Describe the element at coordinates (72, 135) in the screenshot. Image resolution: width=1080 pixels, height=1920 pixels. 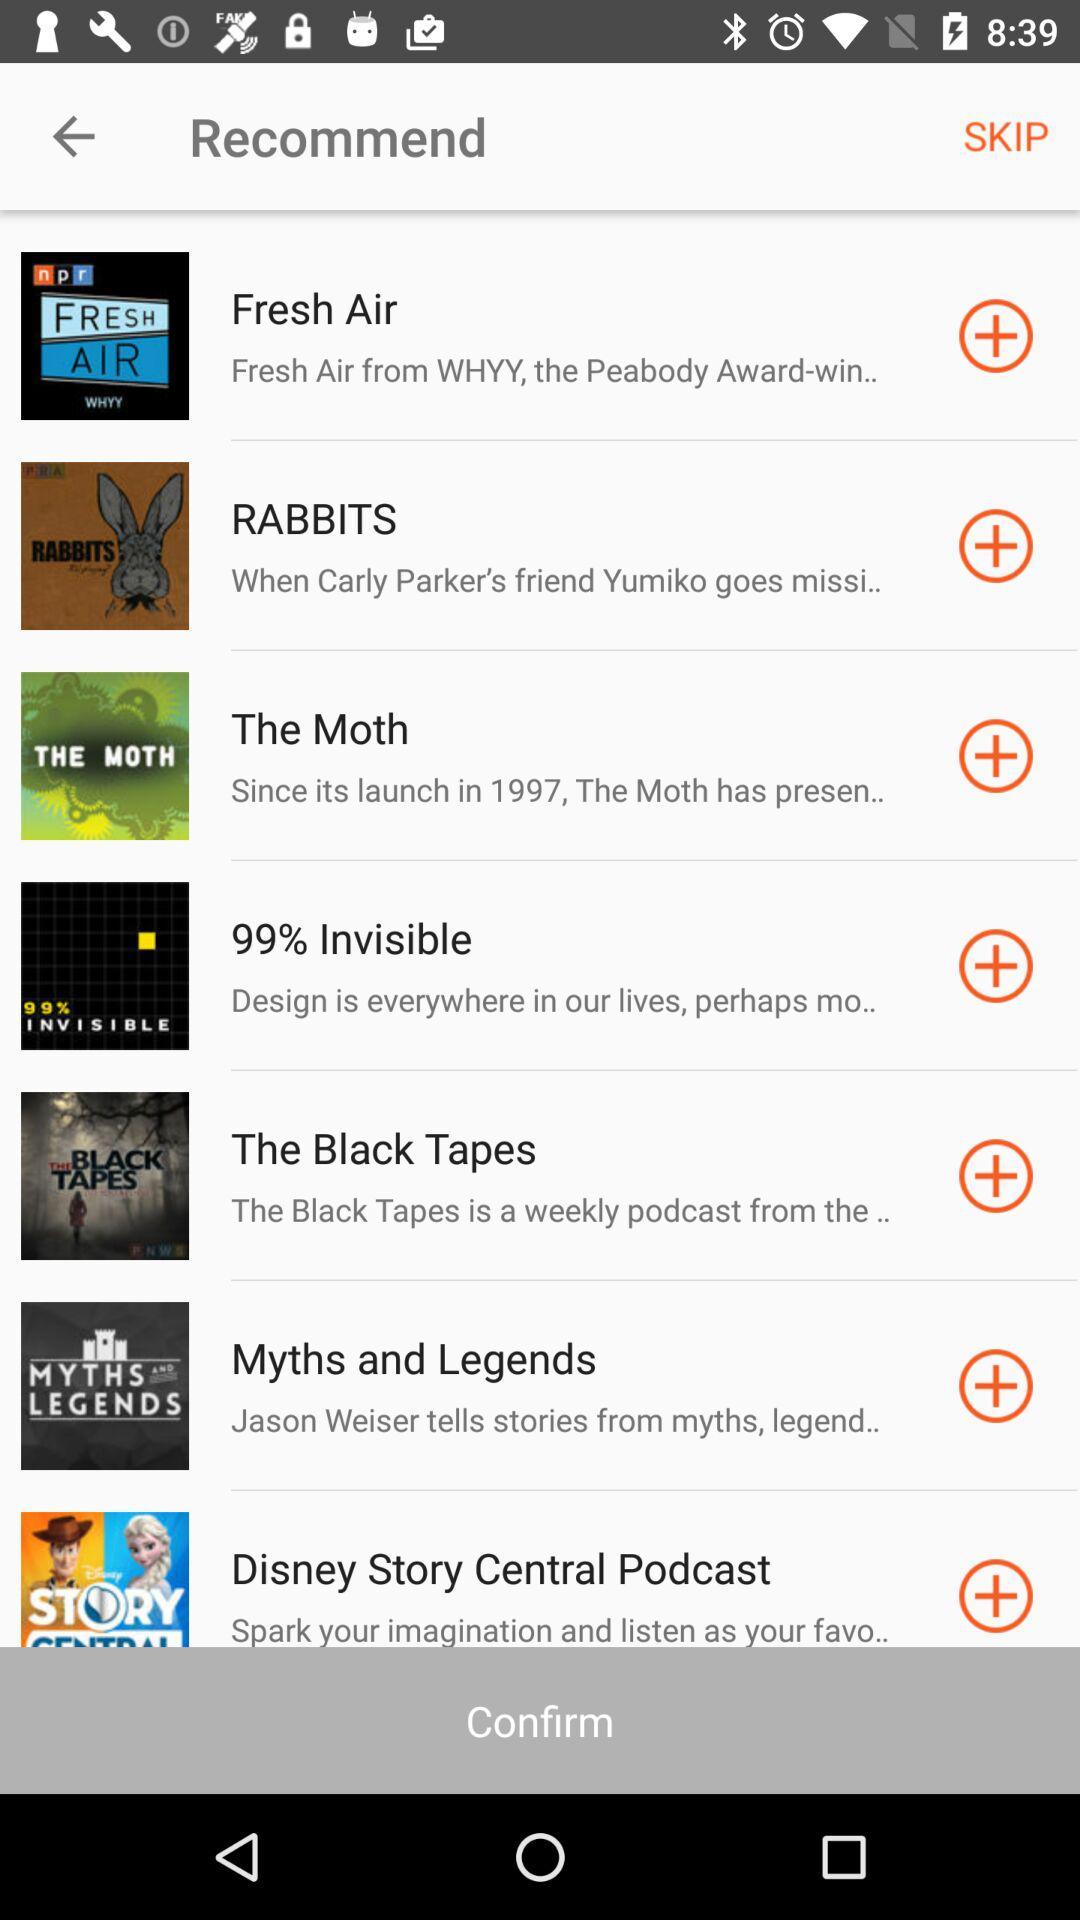
I see `icon next to recommend` at that location.